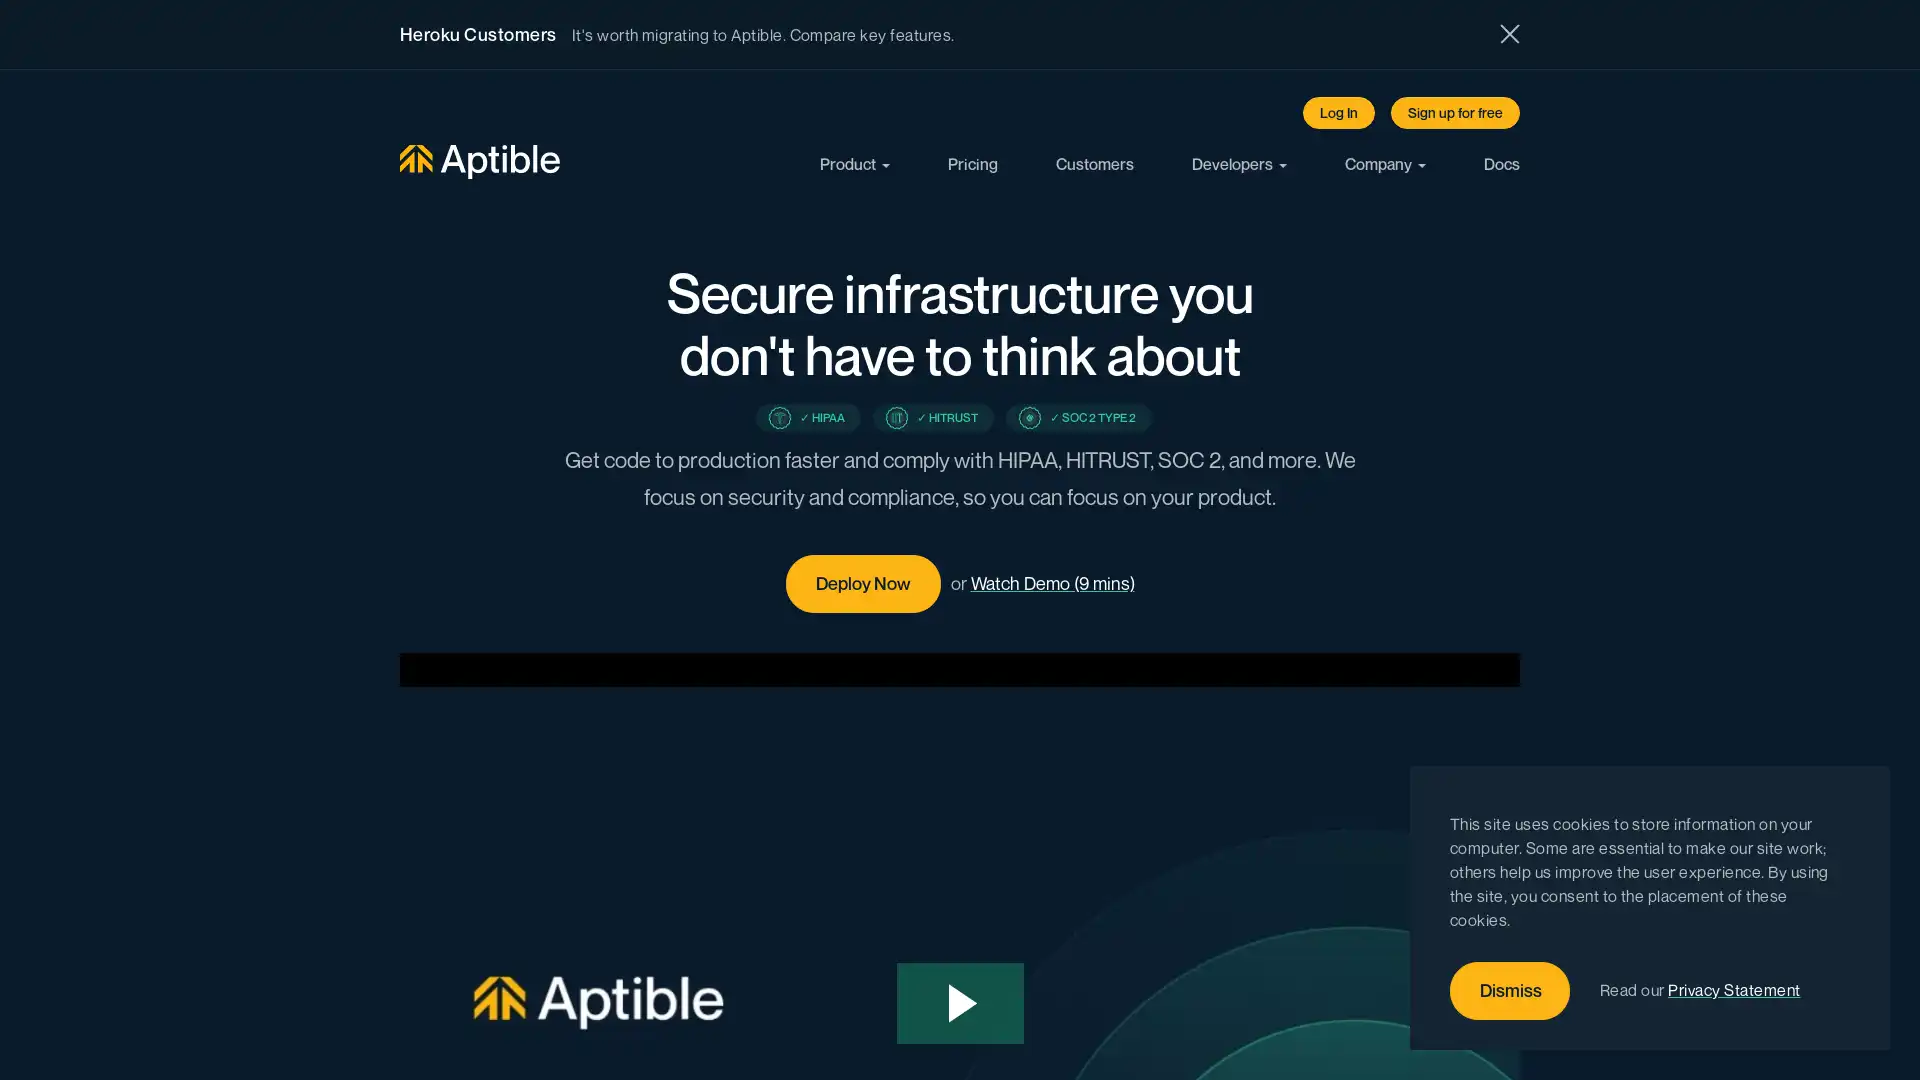 The width and height of the screenshot is (1920, 1080). I want to click on Deploy Now, so click(862, 583).